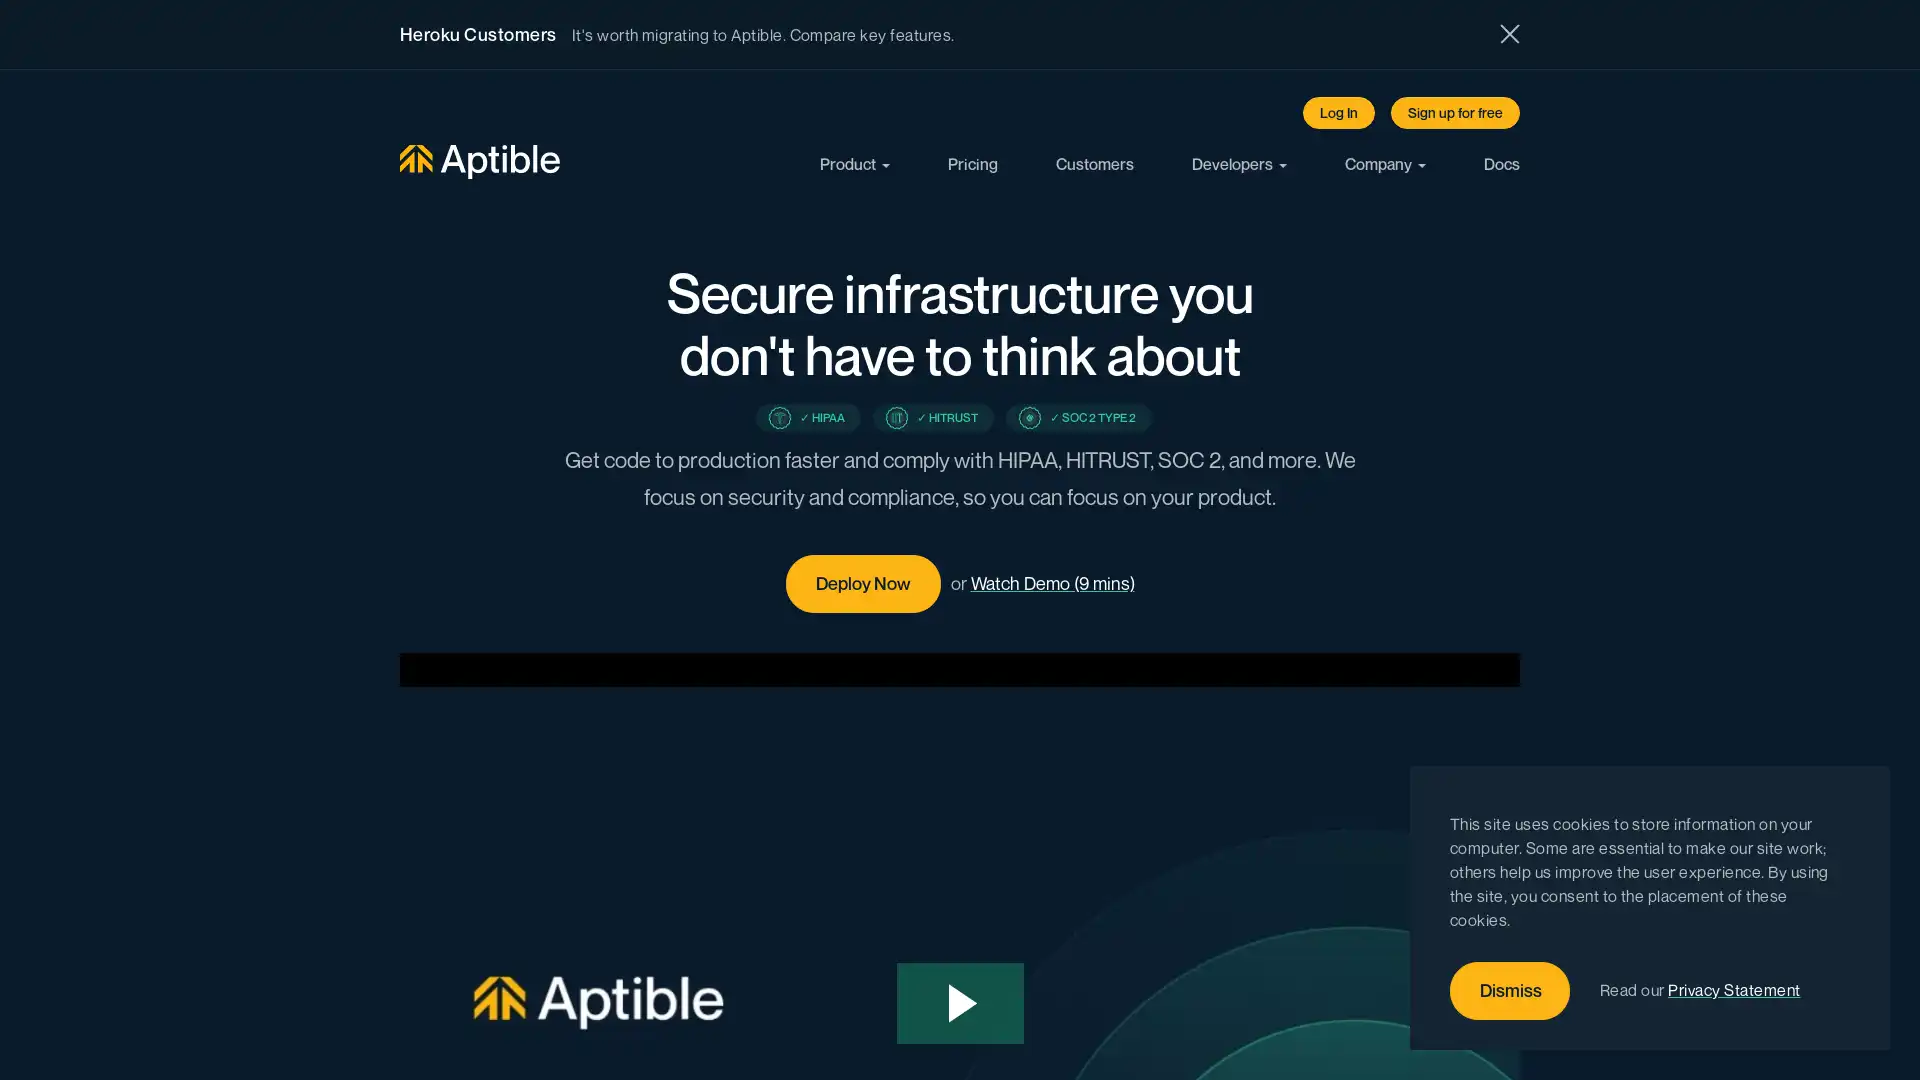 The width and height of the screenshot is (1920, 1080). I want to click on Deploy Now, so click(862, 583).